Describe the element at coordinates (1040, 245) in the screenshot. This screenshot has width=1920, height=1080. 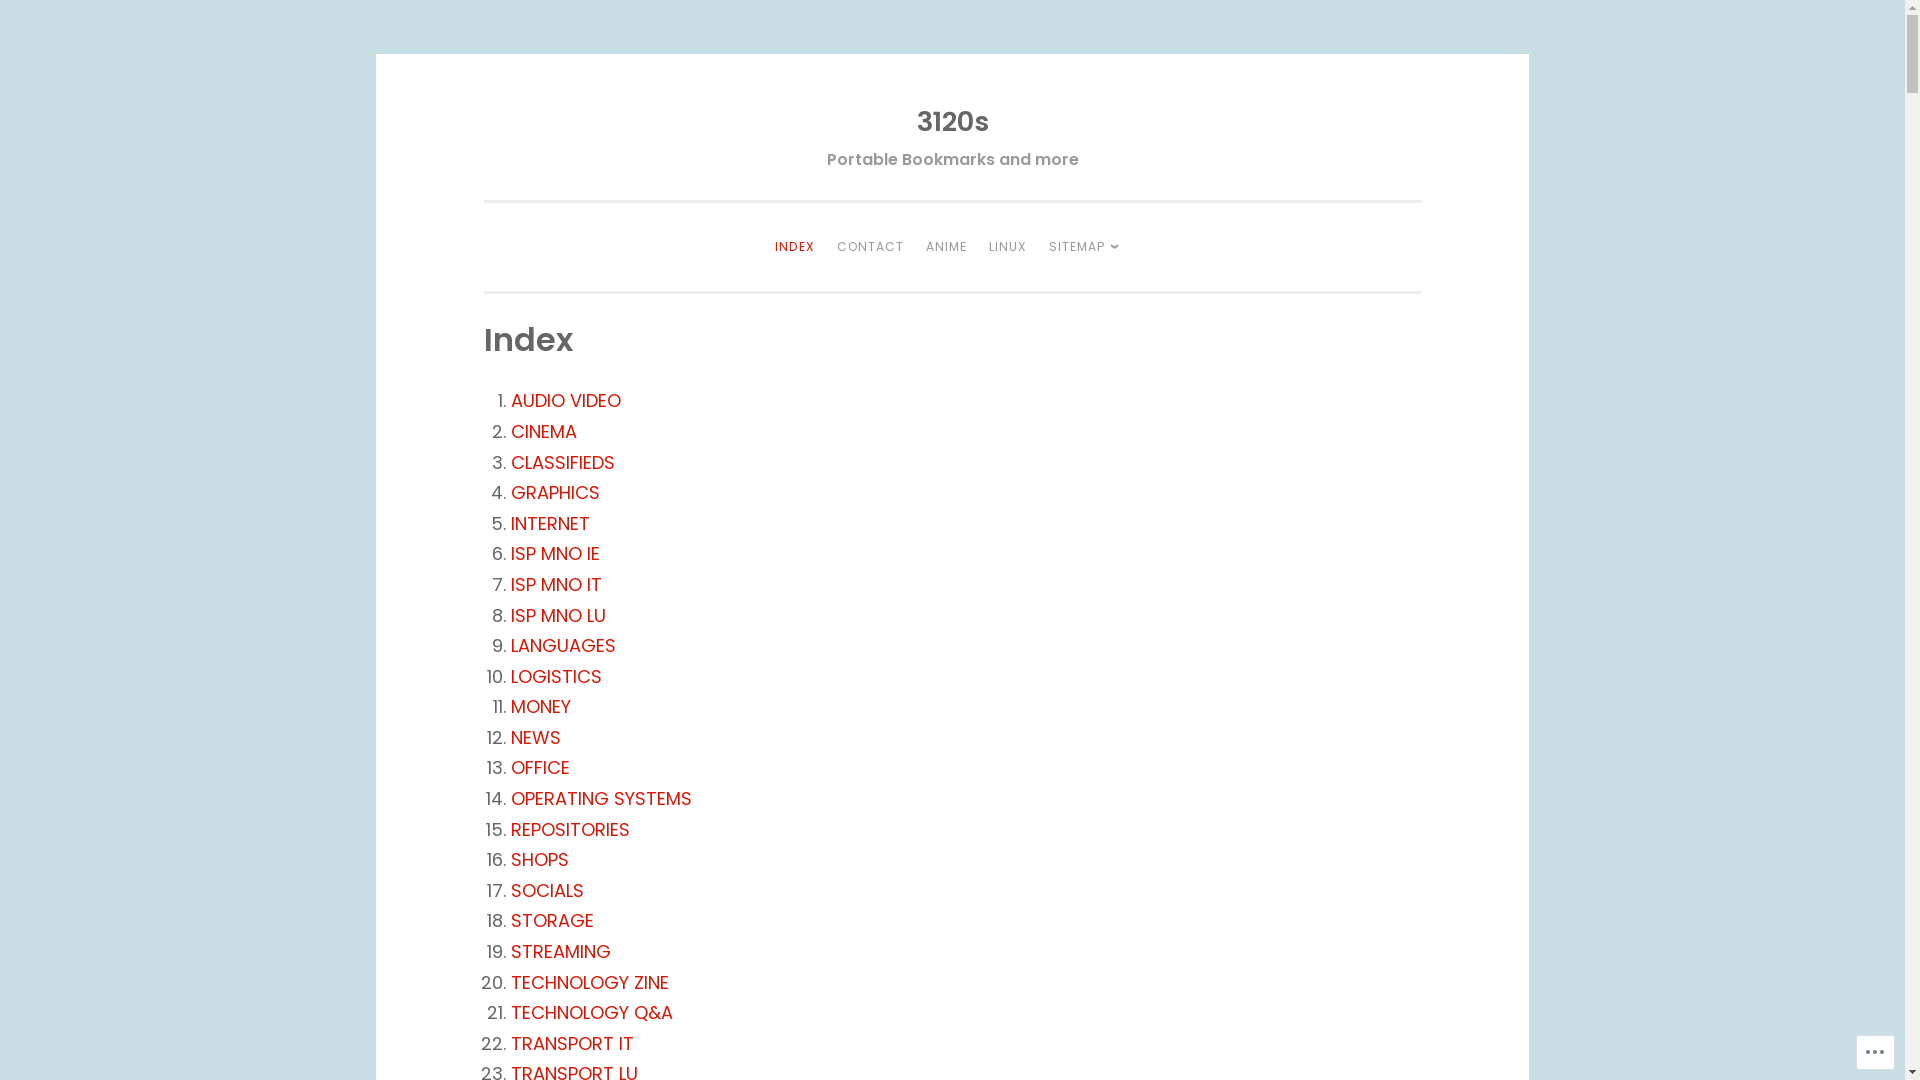
I see `'SITEMAP'` at that location.